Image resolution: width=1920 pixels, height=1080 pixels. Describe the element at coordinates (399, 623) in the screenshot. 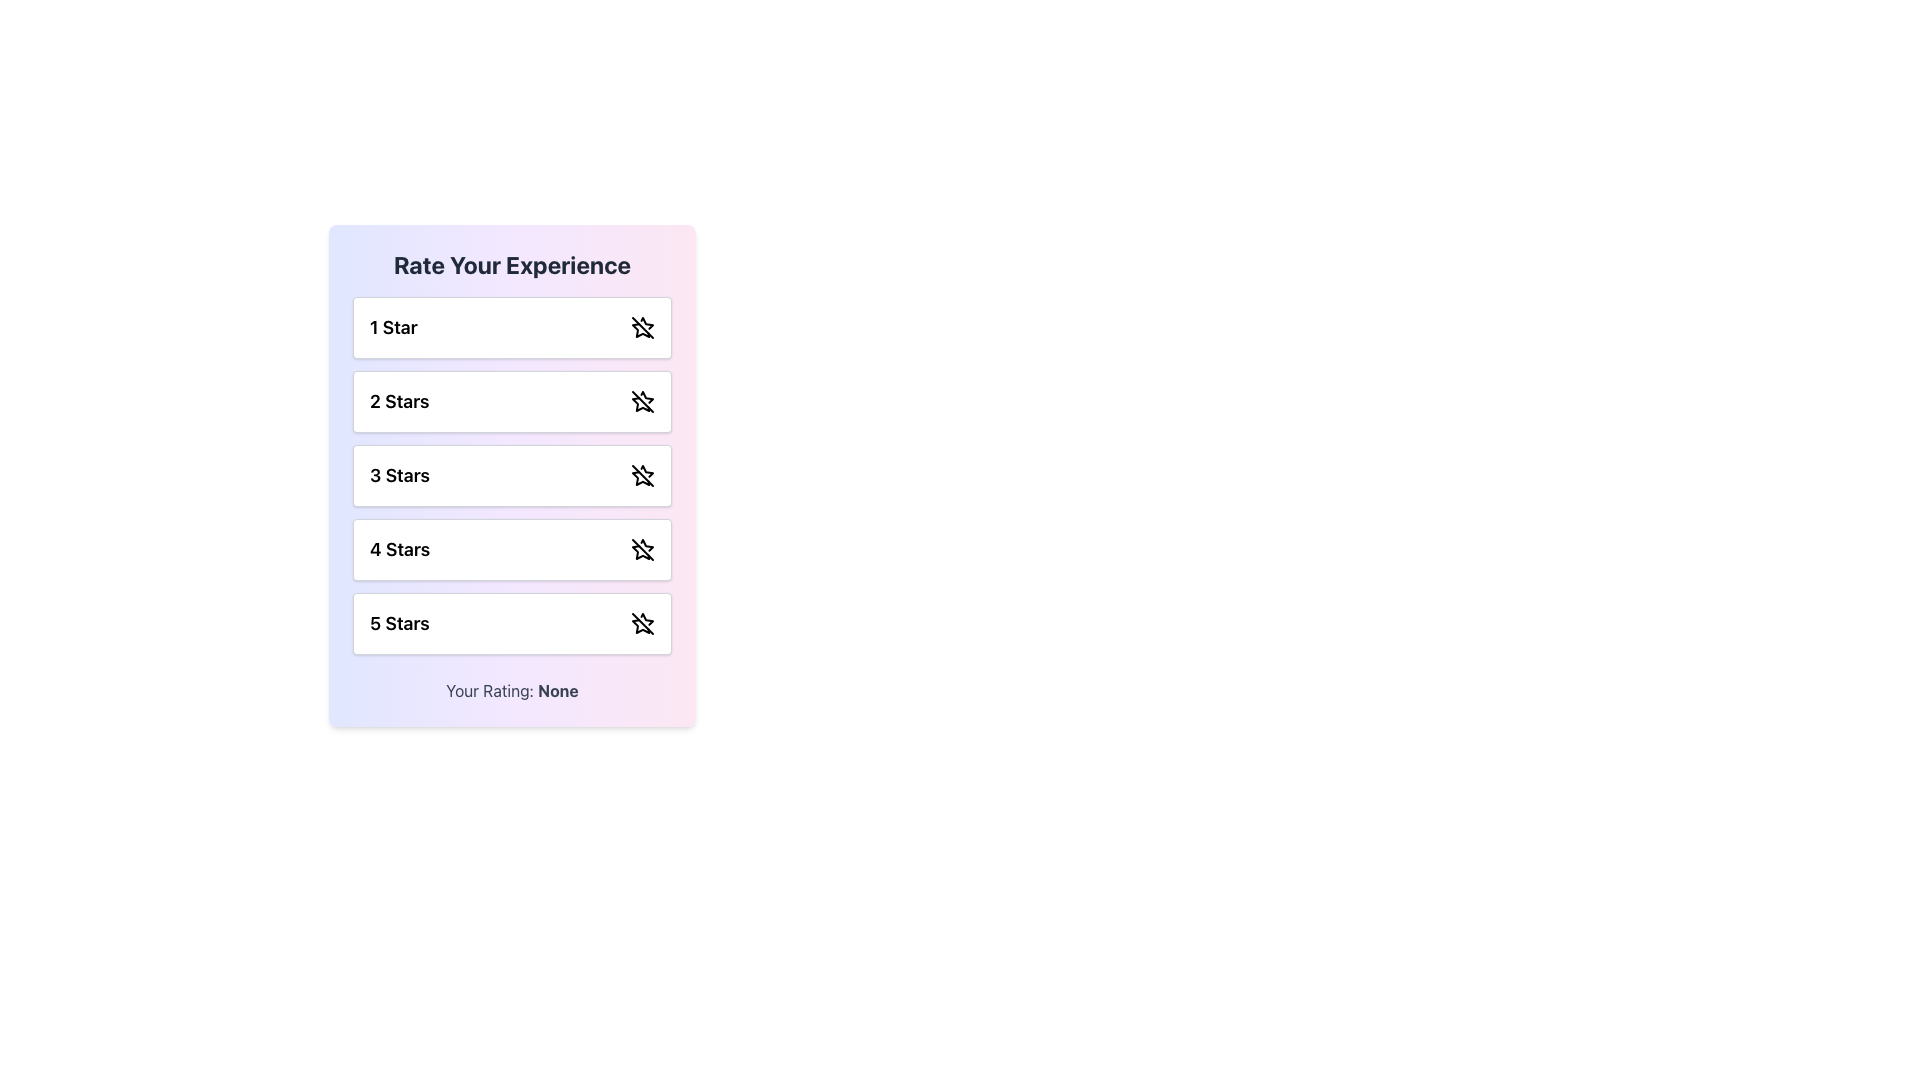

I see `the '5 Stars' text label, which is the fifth item in a vertical list of rating options, contained within a white rectangular box with rounded corners` at that location.